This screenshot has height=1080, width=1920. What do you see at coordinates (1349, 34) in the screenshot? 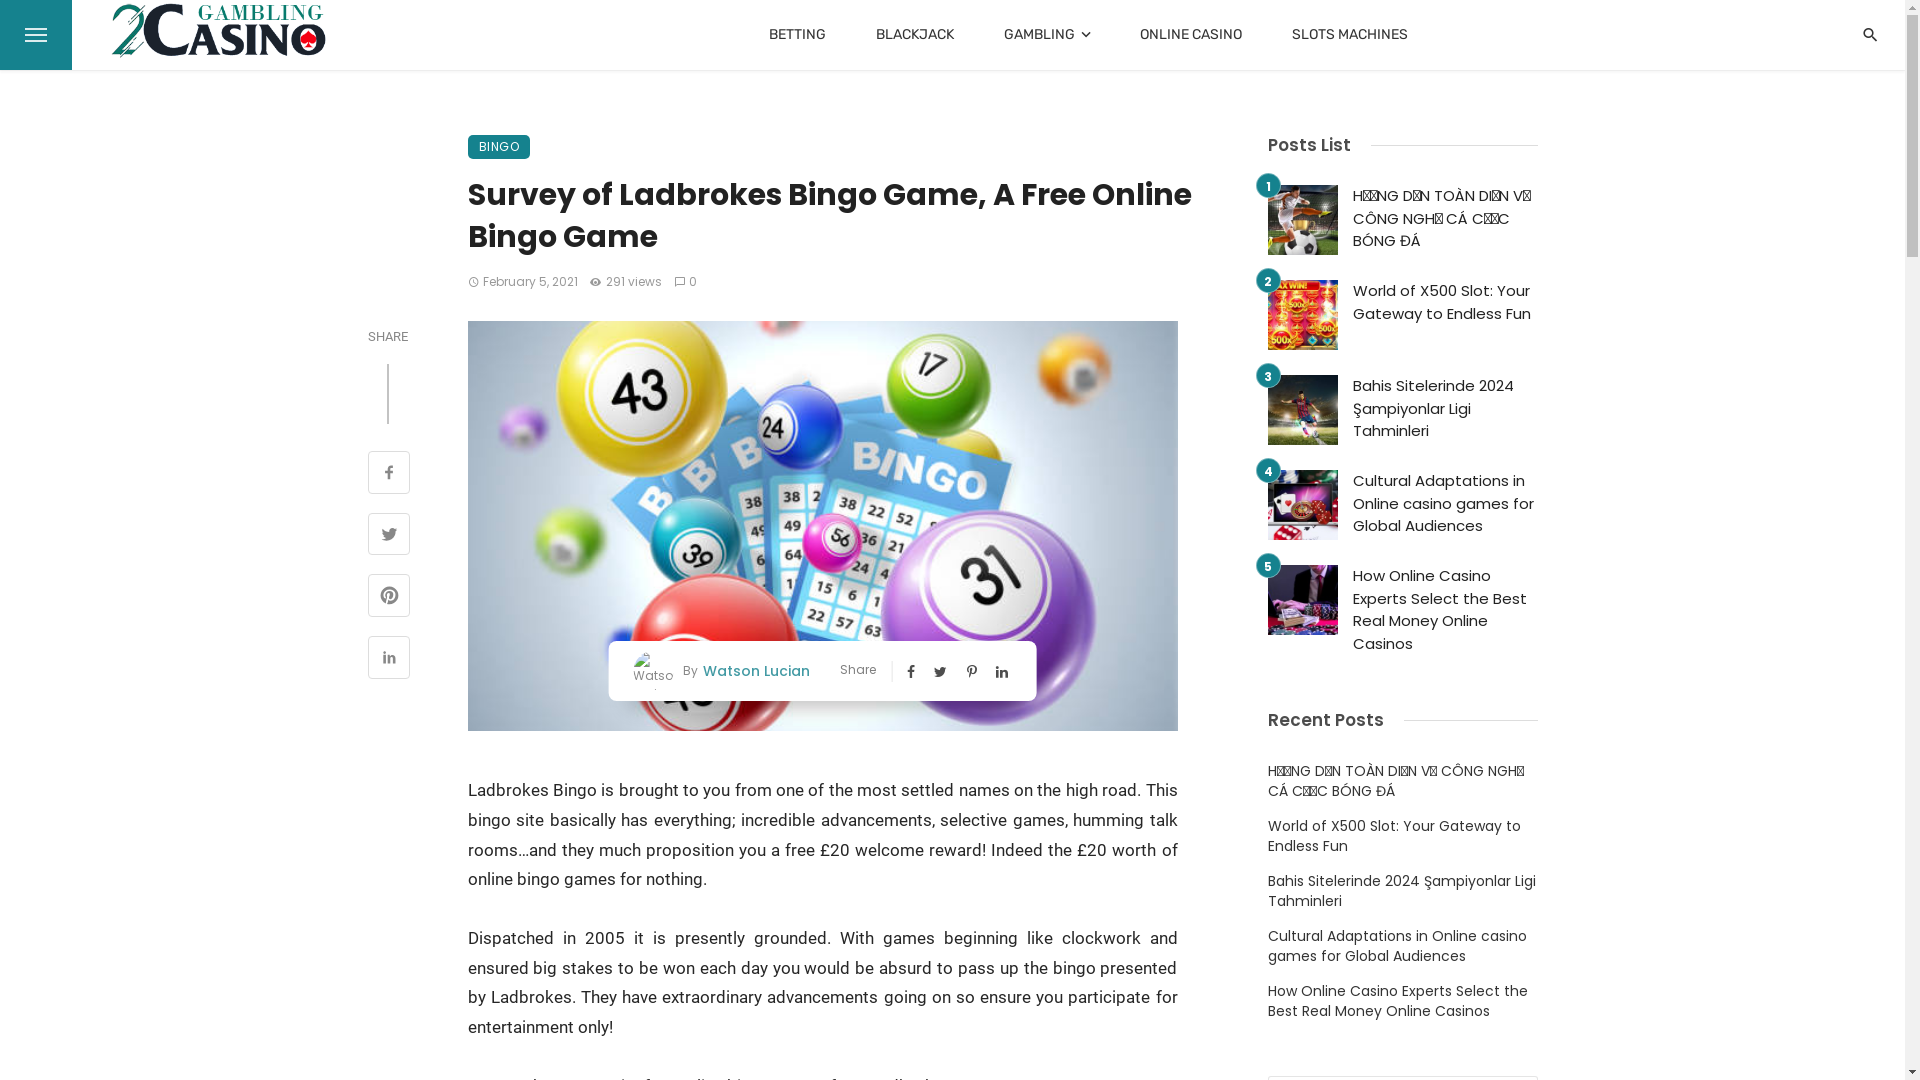
I see `'SLOTS MACHINES'` at bounding box center [1349, 34].